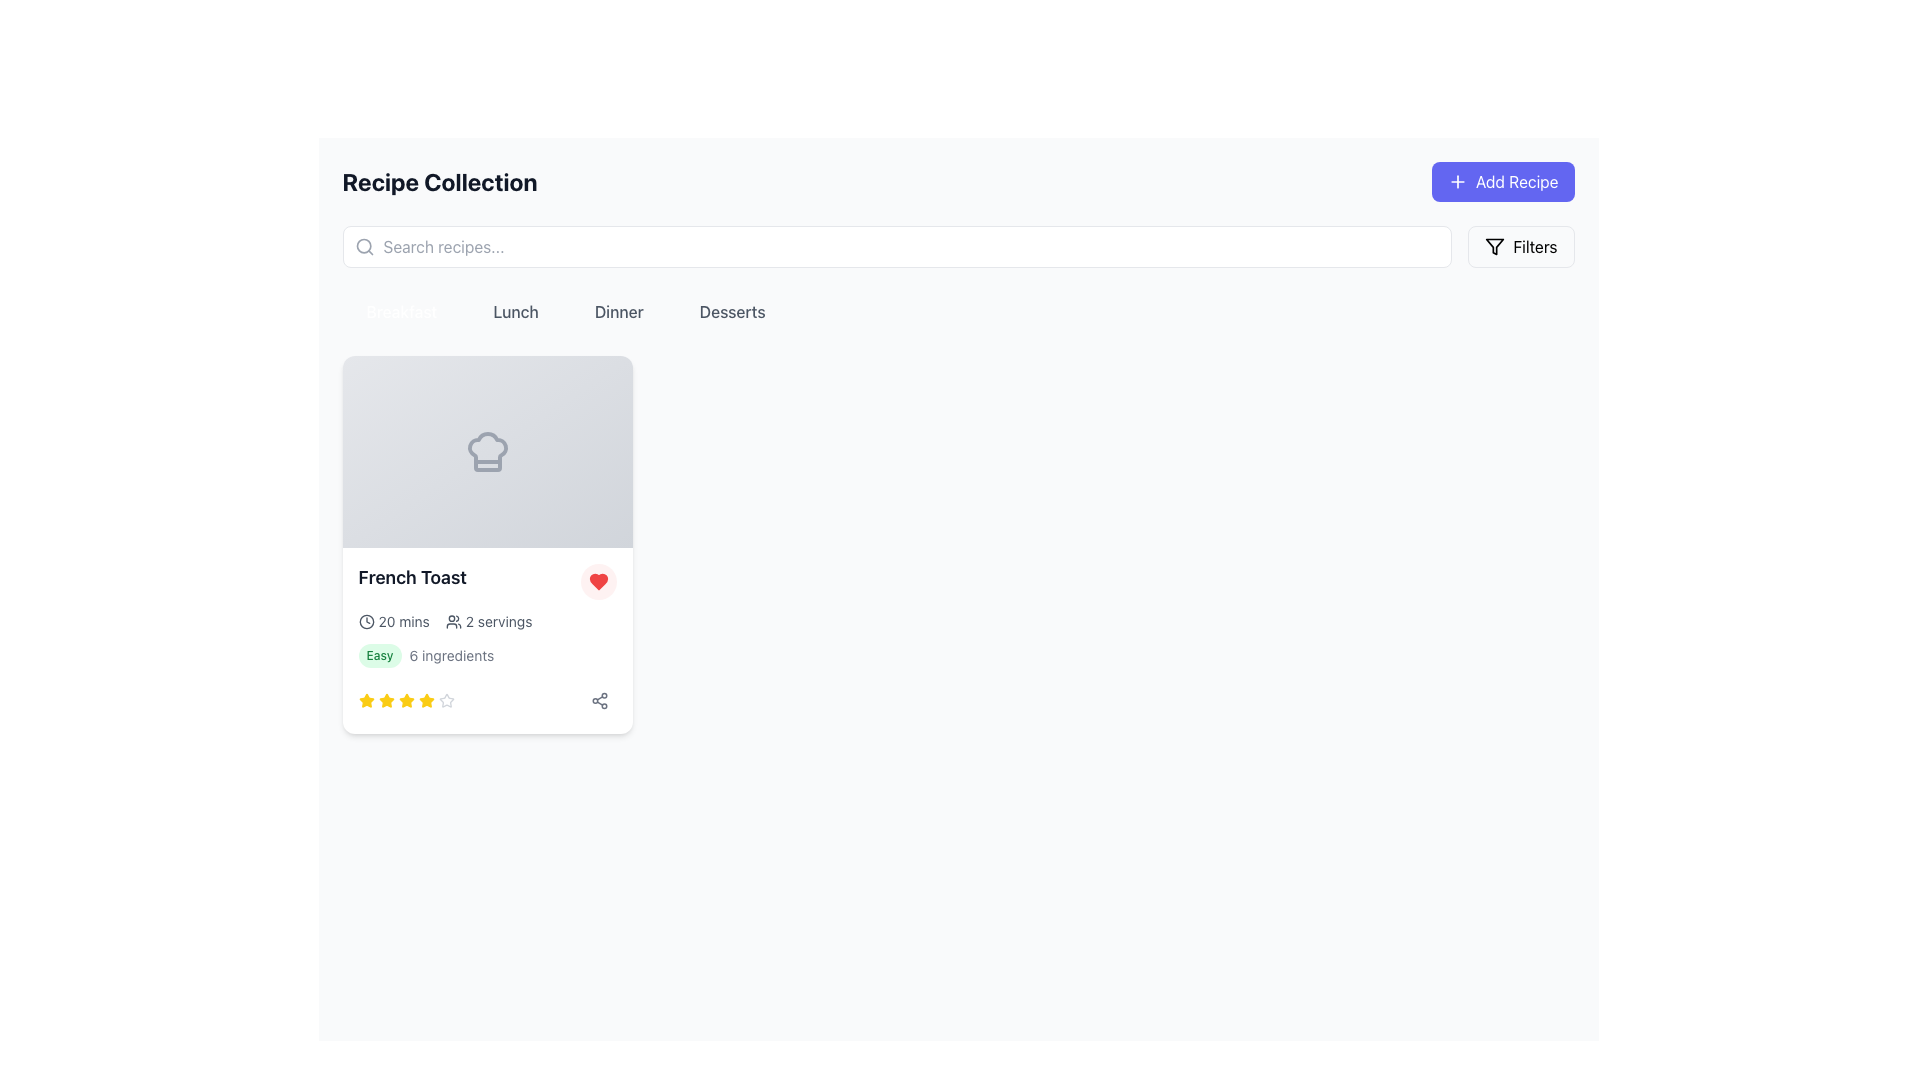 Image resolution: width=1920 pixels, height=1080 pixels. Describe the element at coordinates (425, 699) in the screenshot. I see `the fourth star in the rating system under the recipe card labeled 'French Toast', located in the main content area` at that location.